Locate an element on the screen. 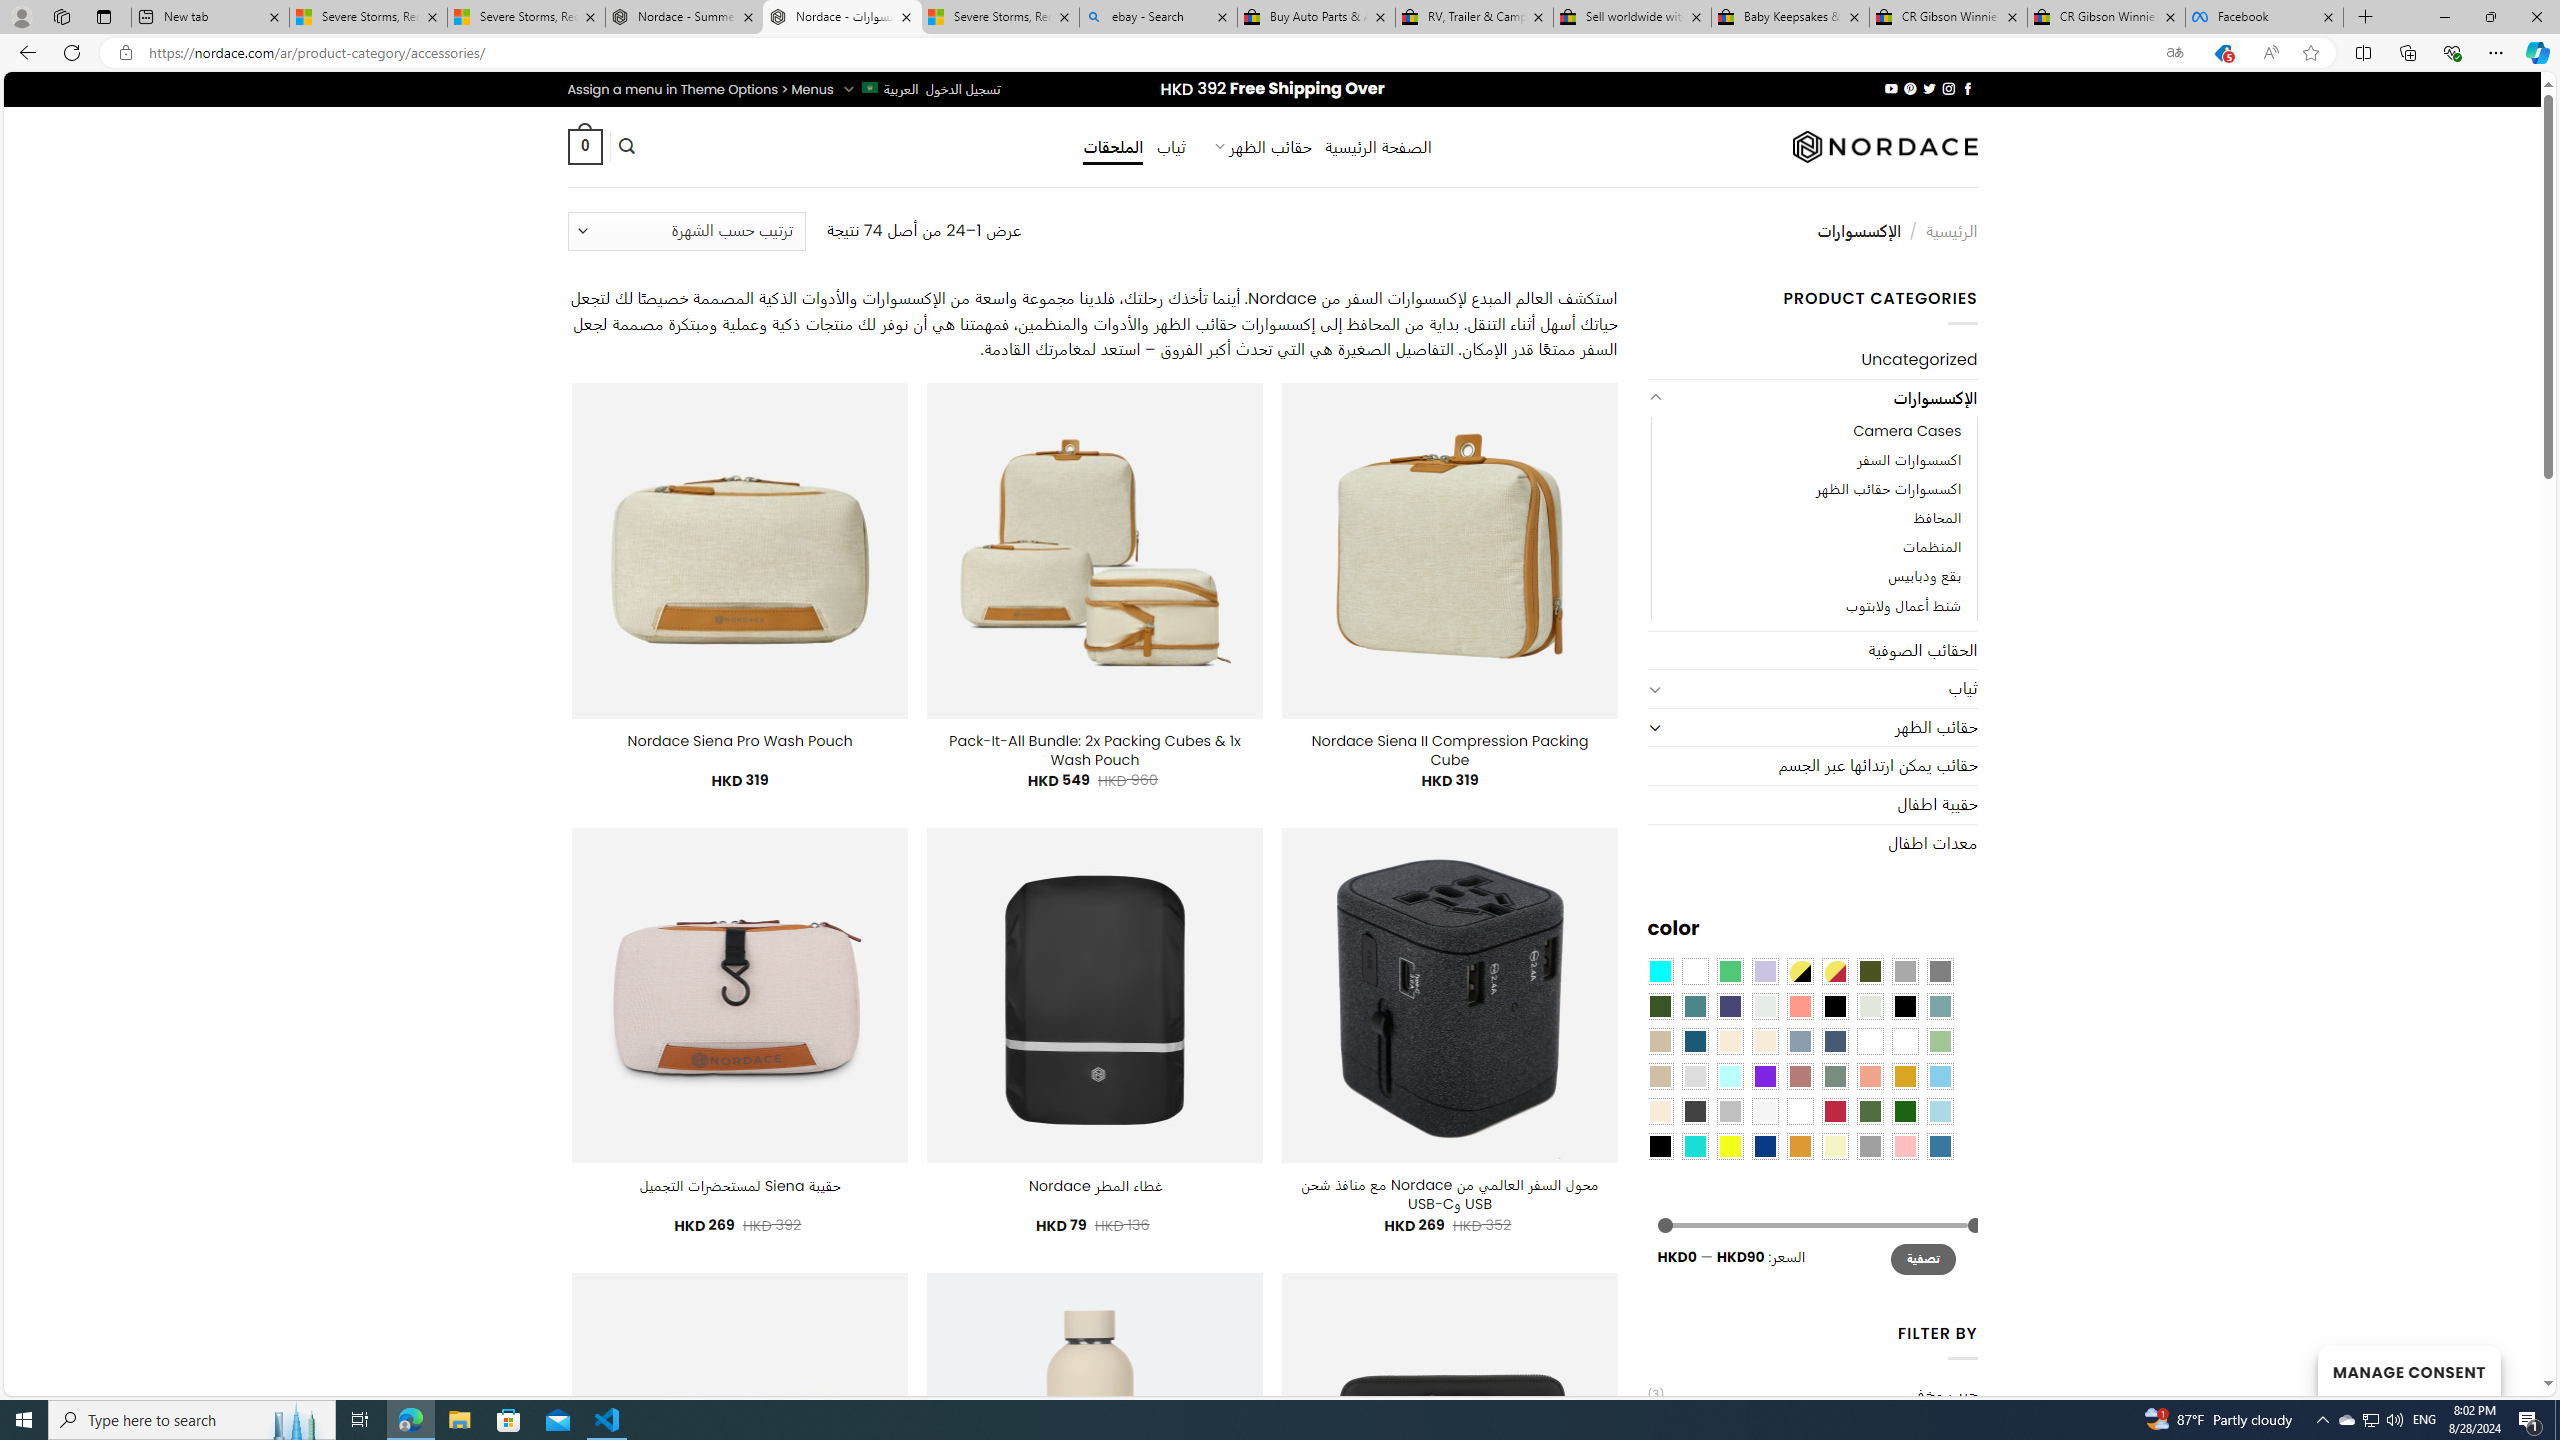 This screenshot has width=2560, height=1440. 'Close' is located at coordinates (2535, 16).